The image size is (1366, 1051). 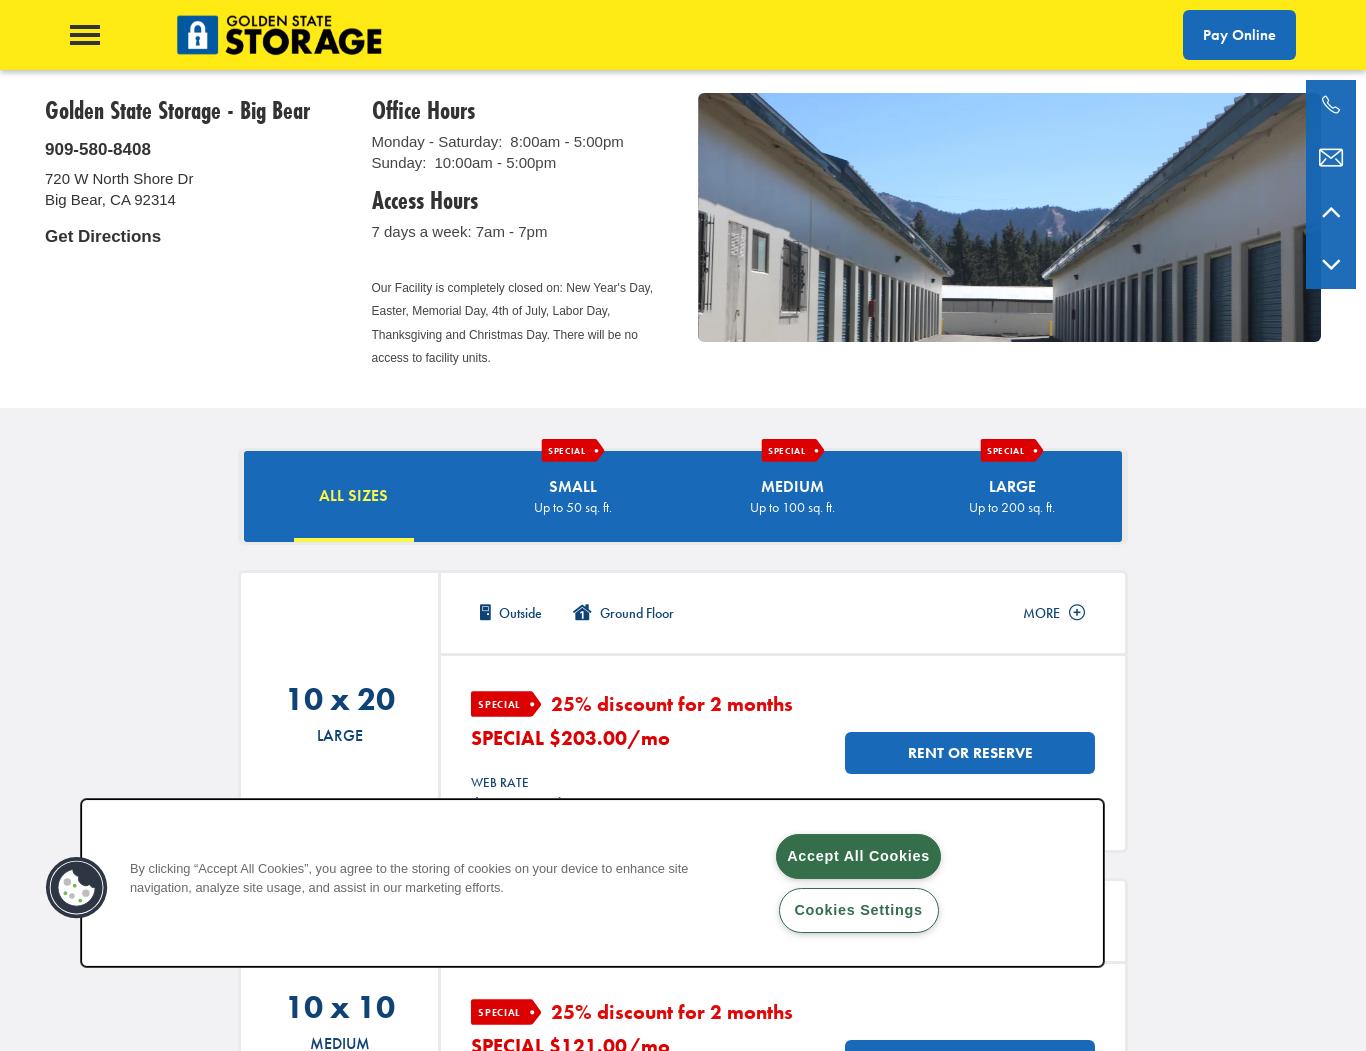 I want to click on 'Up to 50 sq. ft.', so click(x=533, y=505).